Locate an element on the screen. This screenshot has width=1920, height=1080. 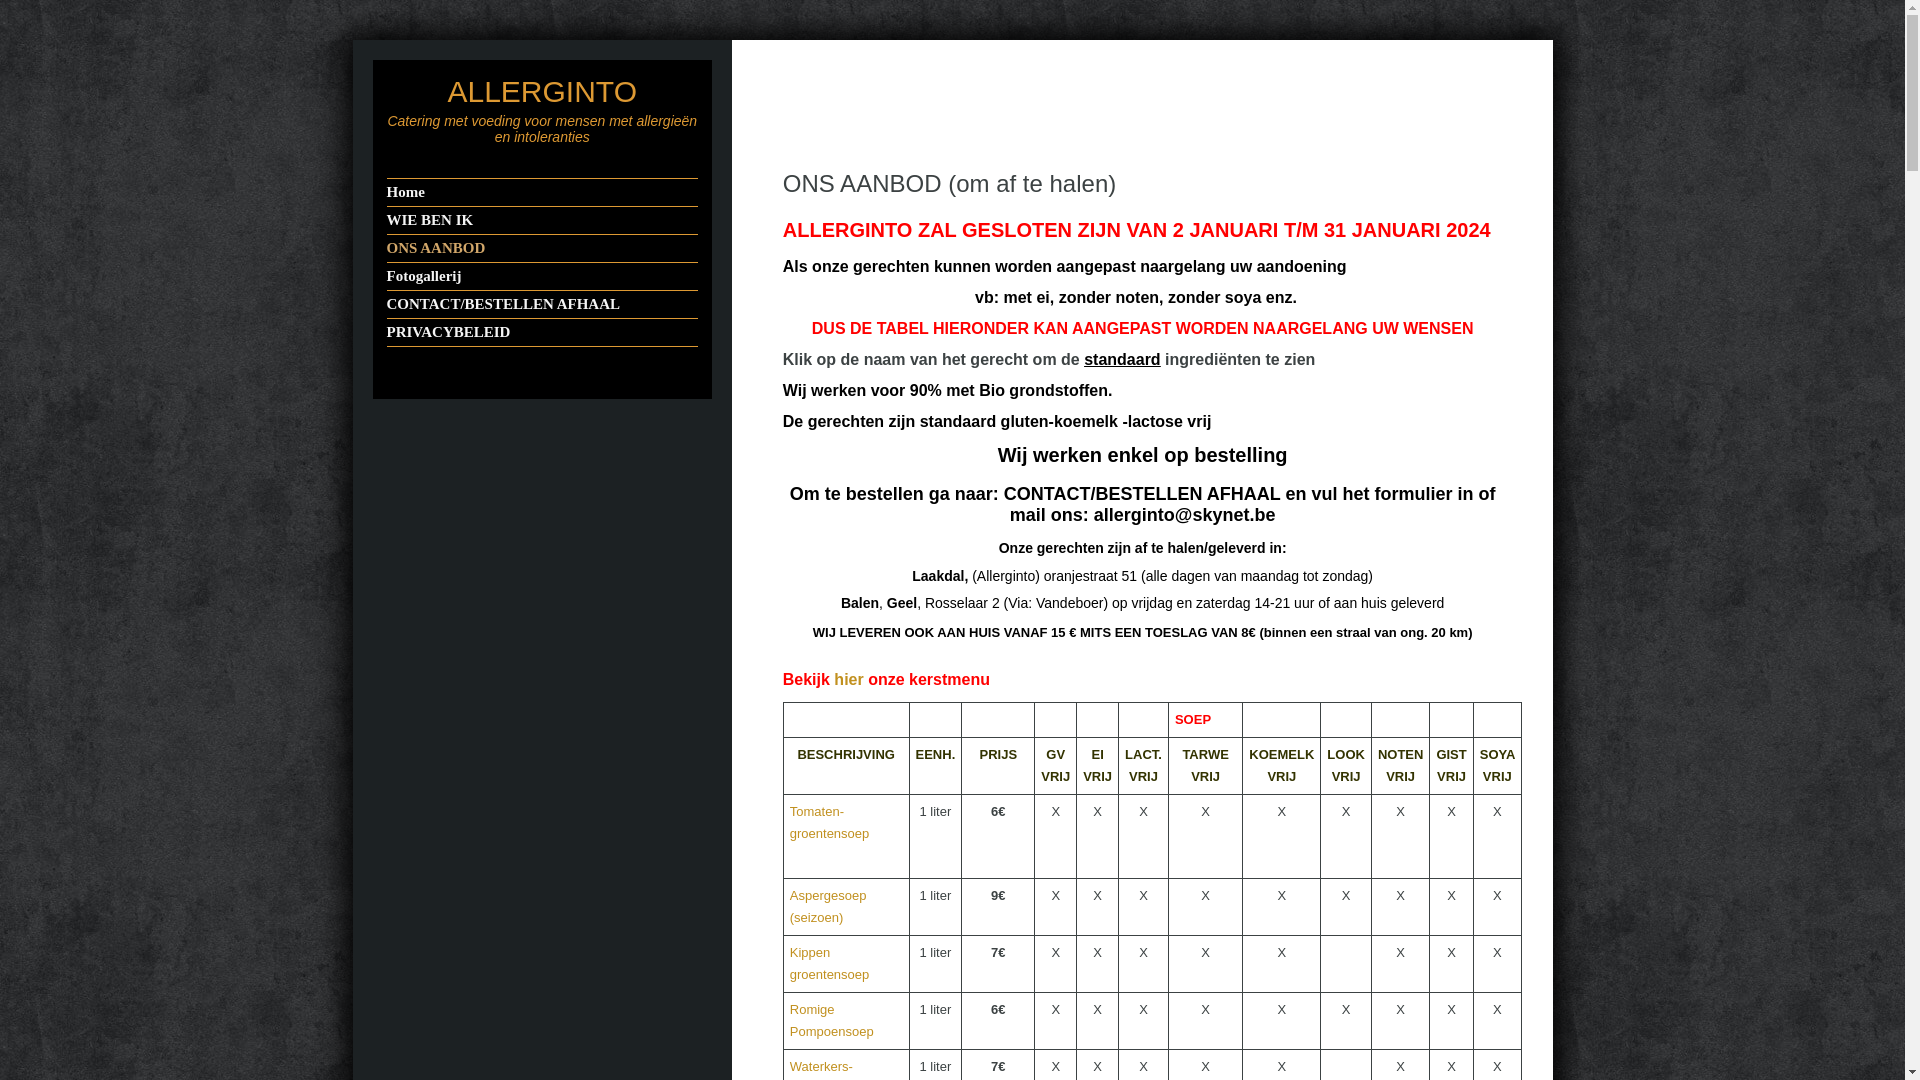
'Romige Pompoensoep' is located at coordinates (789, 1020).